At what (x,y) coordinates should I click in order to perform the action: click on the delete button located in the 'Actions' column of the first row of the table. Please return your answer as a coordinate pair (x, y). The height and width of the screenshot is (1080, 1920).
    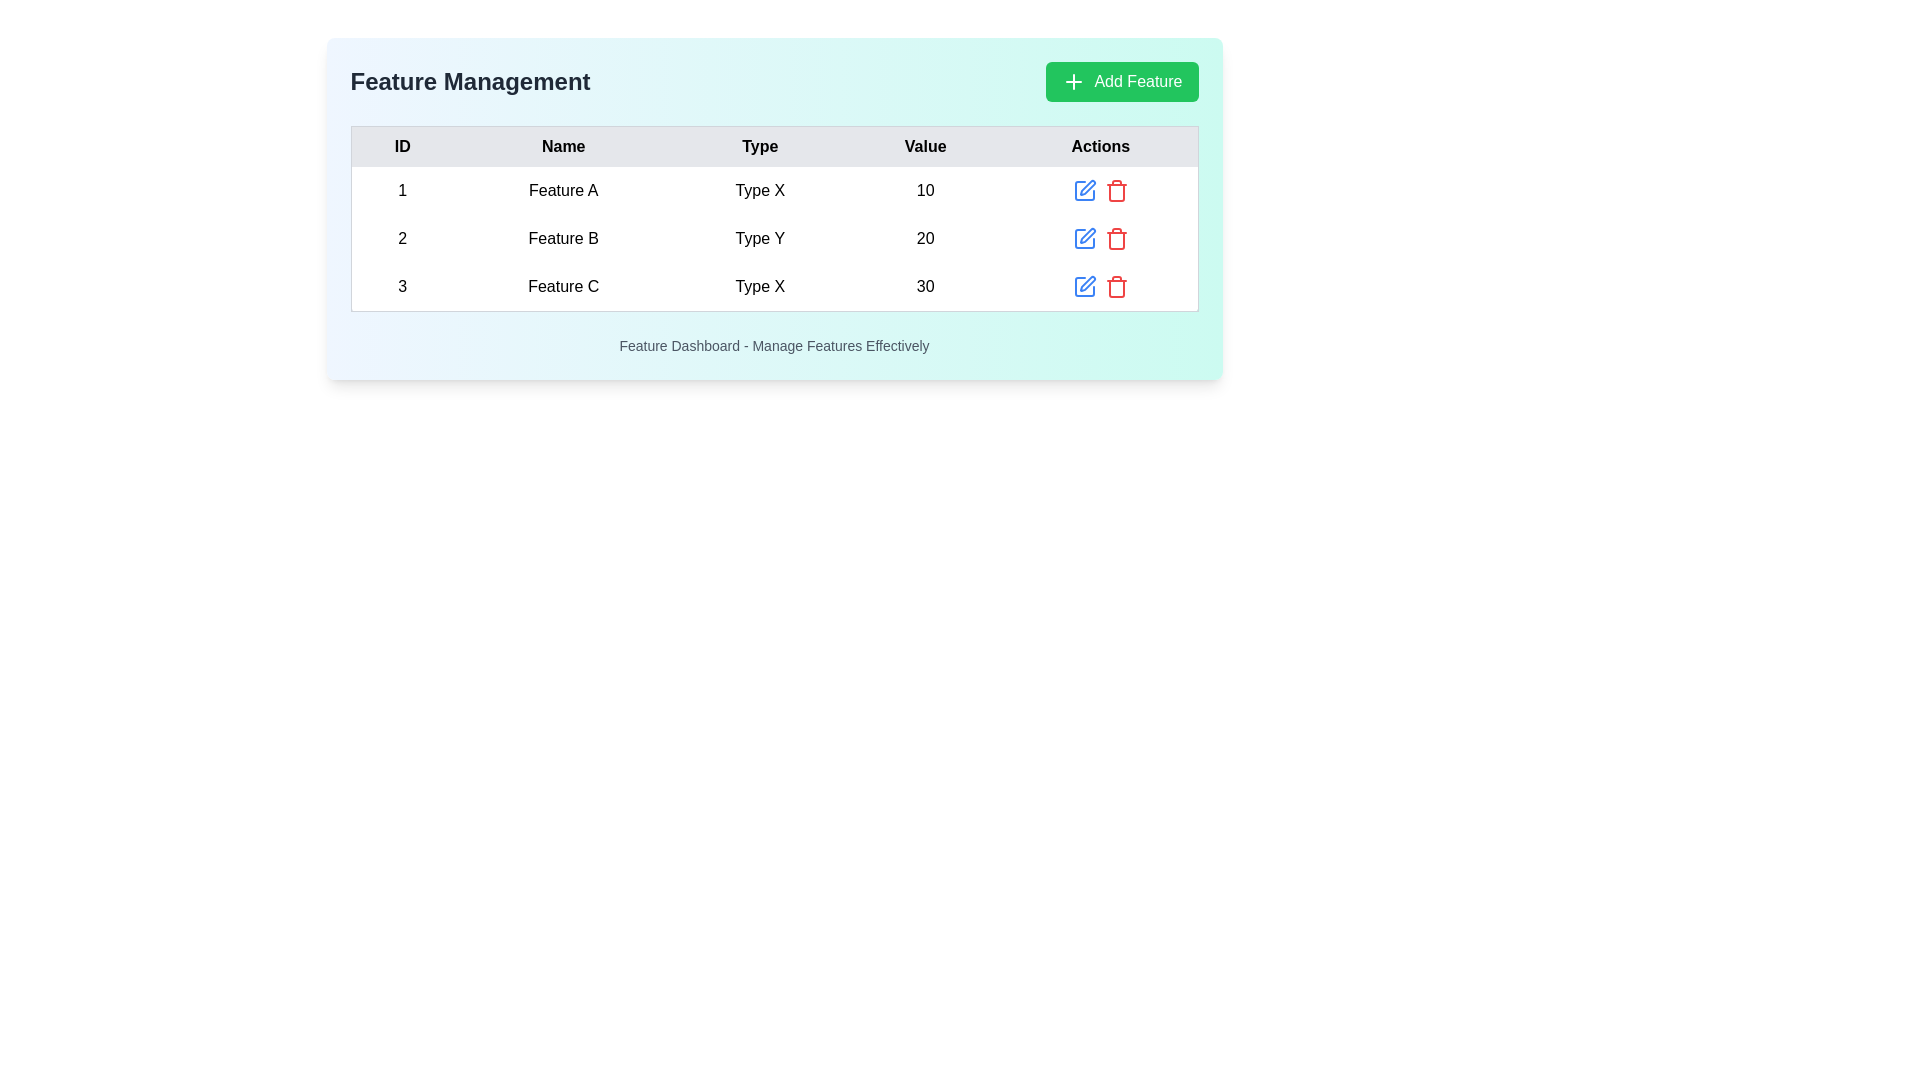
    Looking at the image, I should click on (1115, 191).